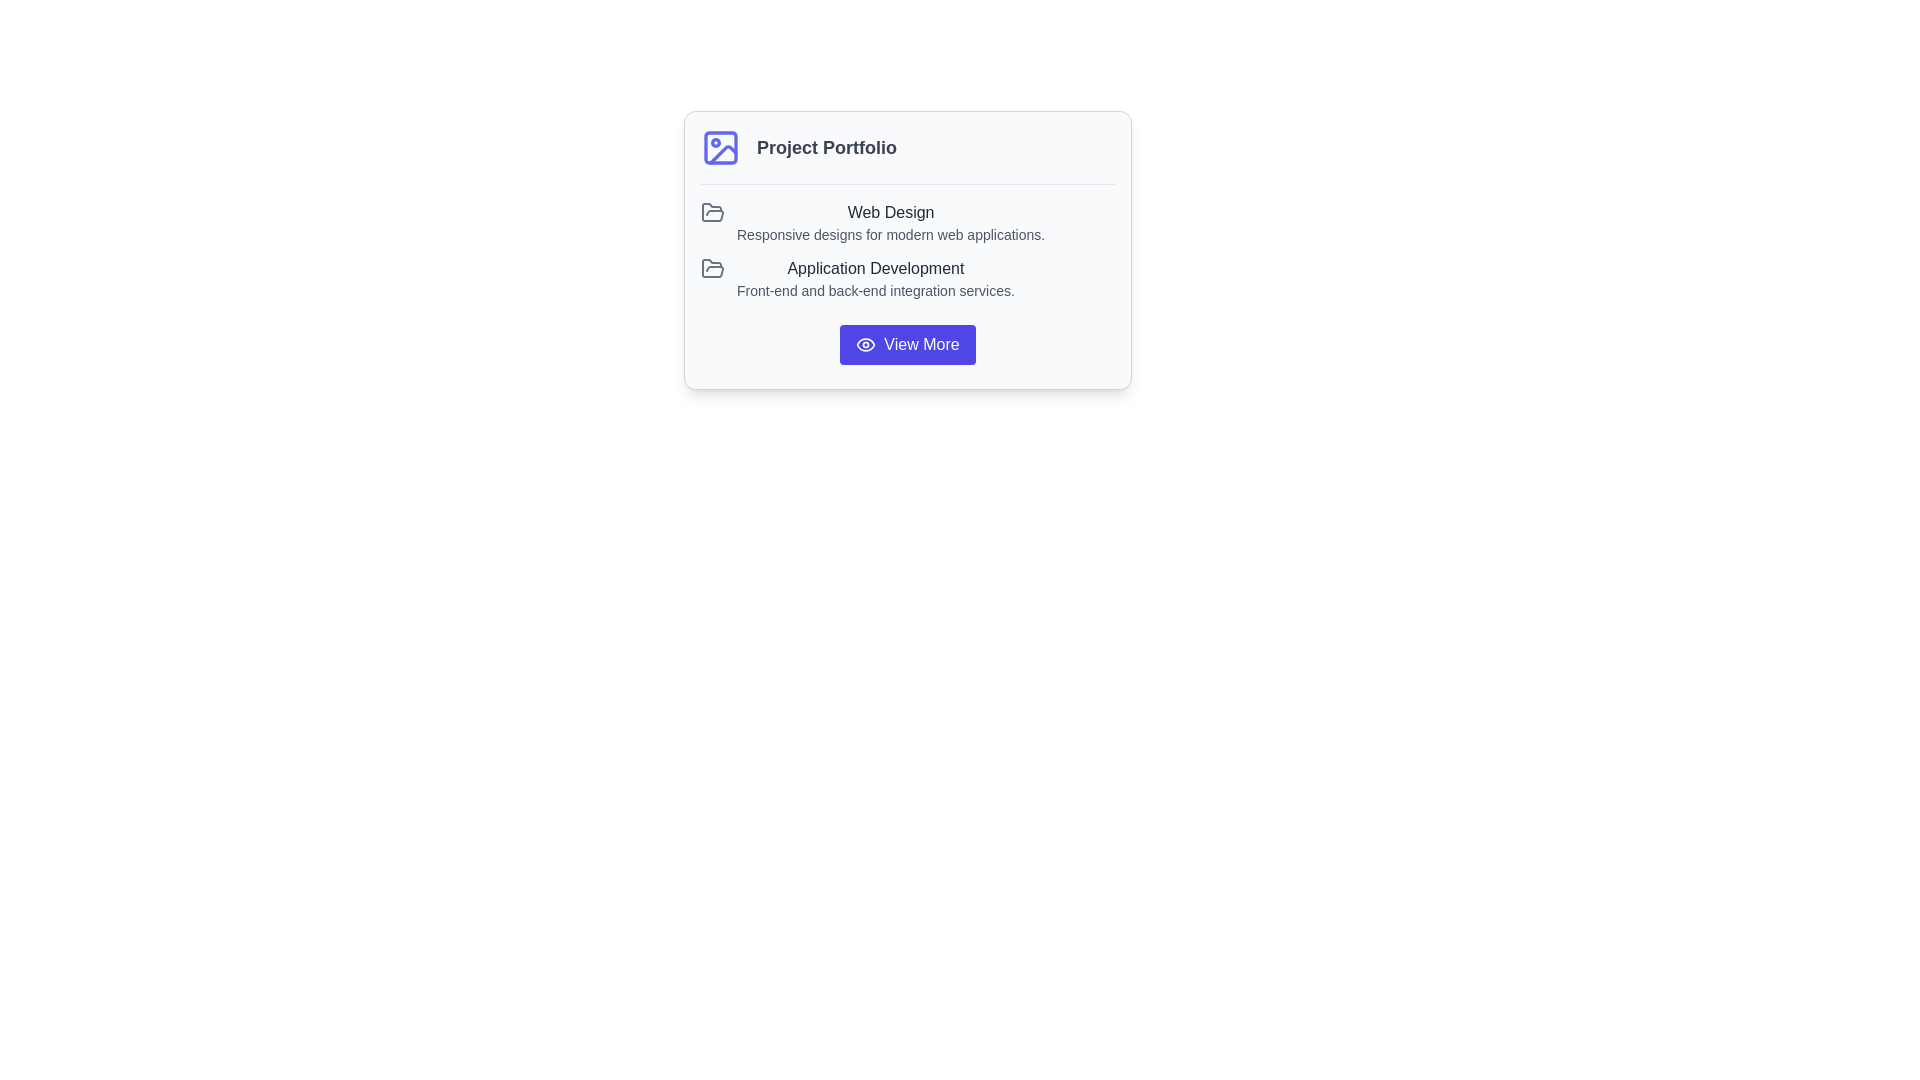  I want to click on the gray outlined folder icon that is the second icon in the list accompanying 'Application Development', so click(713, 268).